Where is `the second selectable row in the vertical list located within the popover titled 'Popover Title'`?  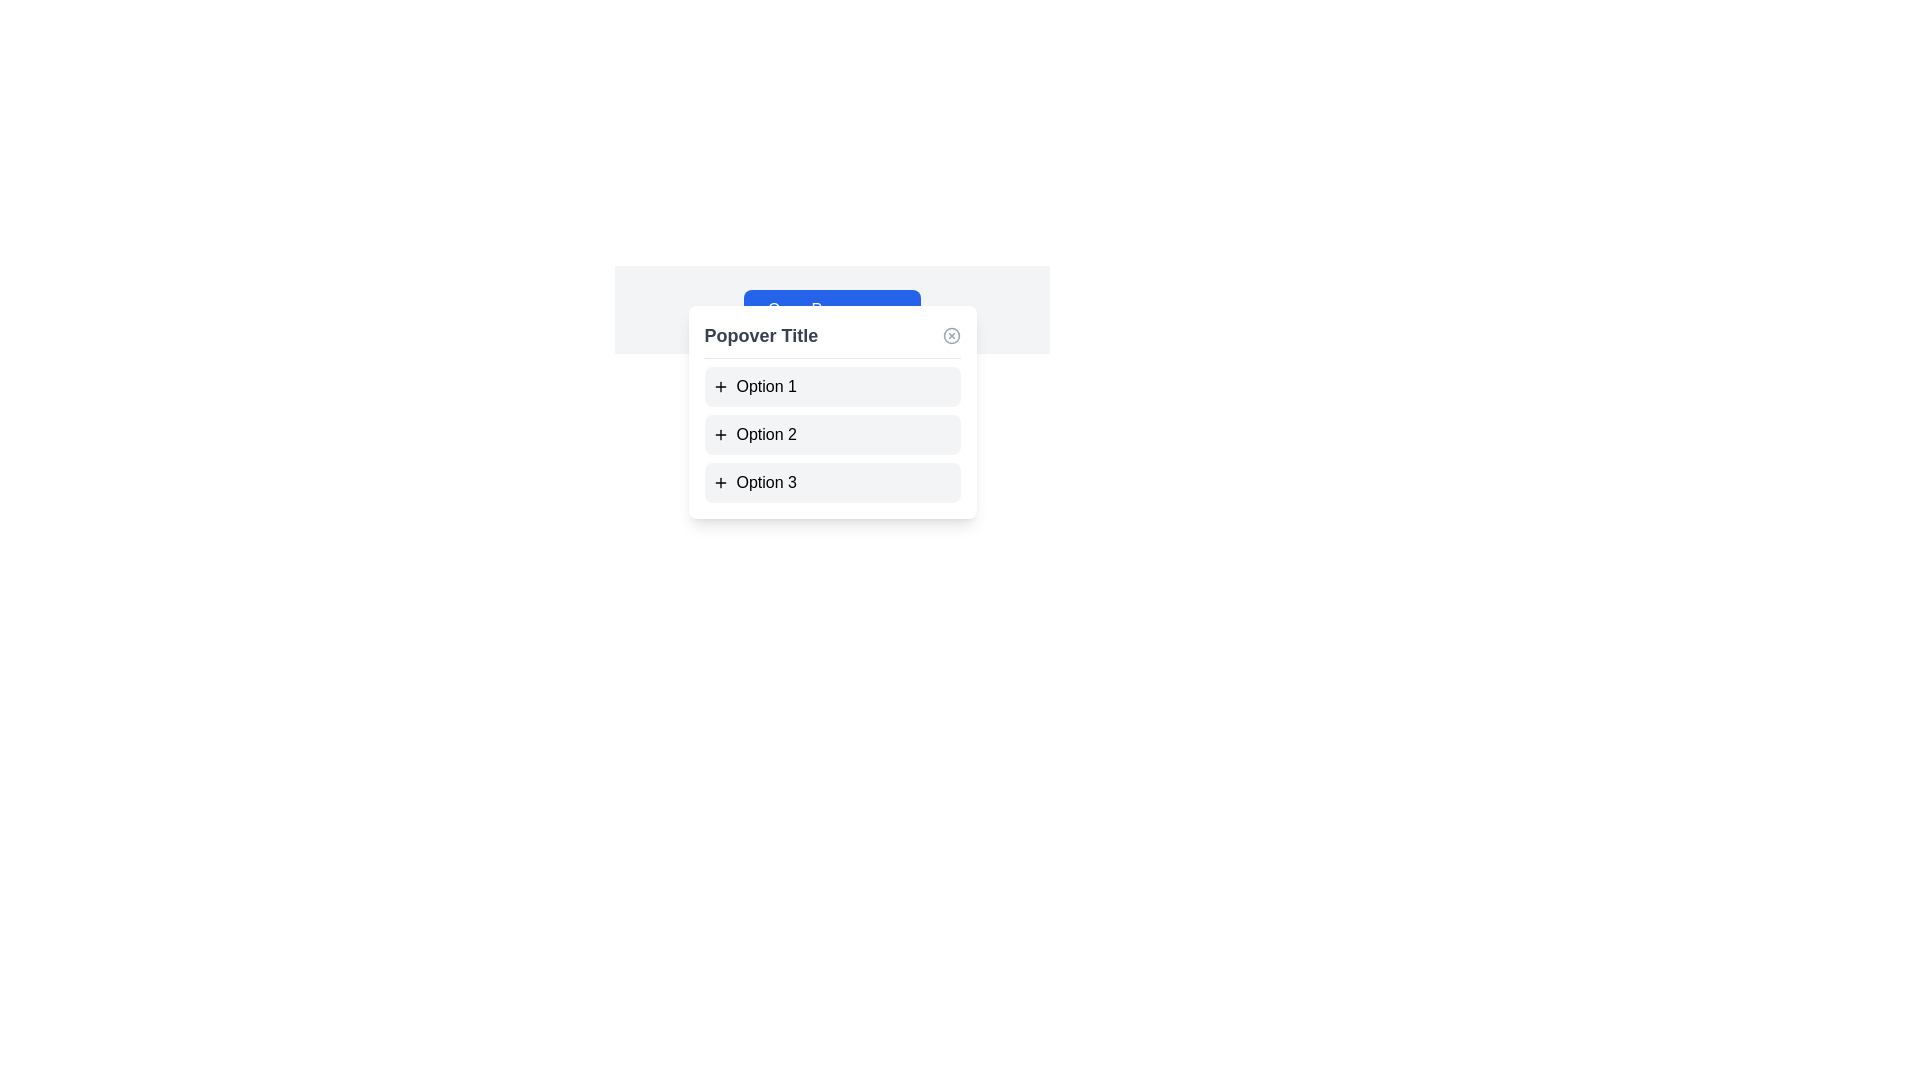 the second selectable row in the vertical list located within the popover titled 'Popover Title' is located at coordinates (832, 434).